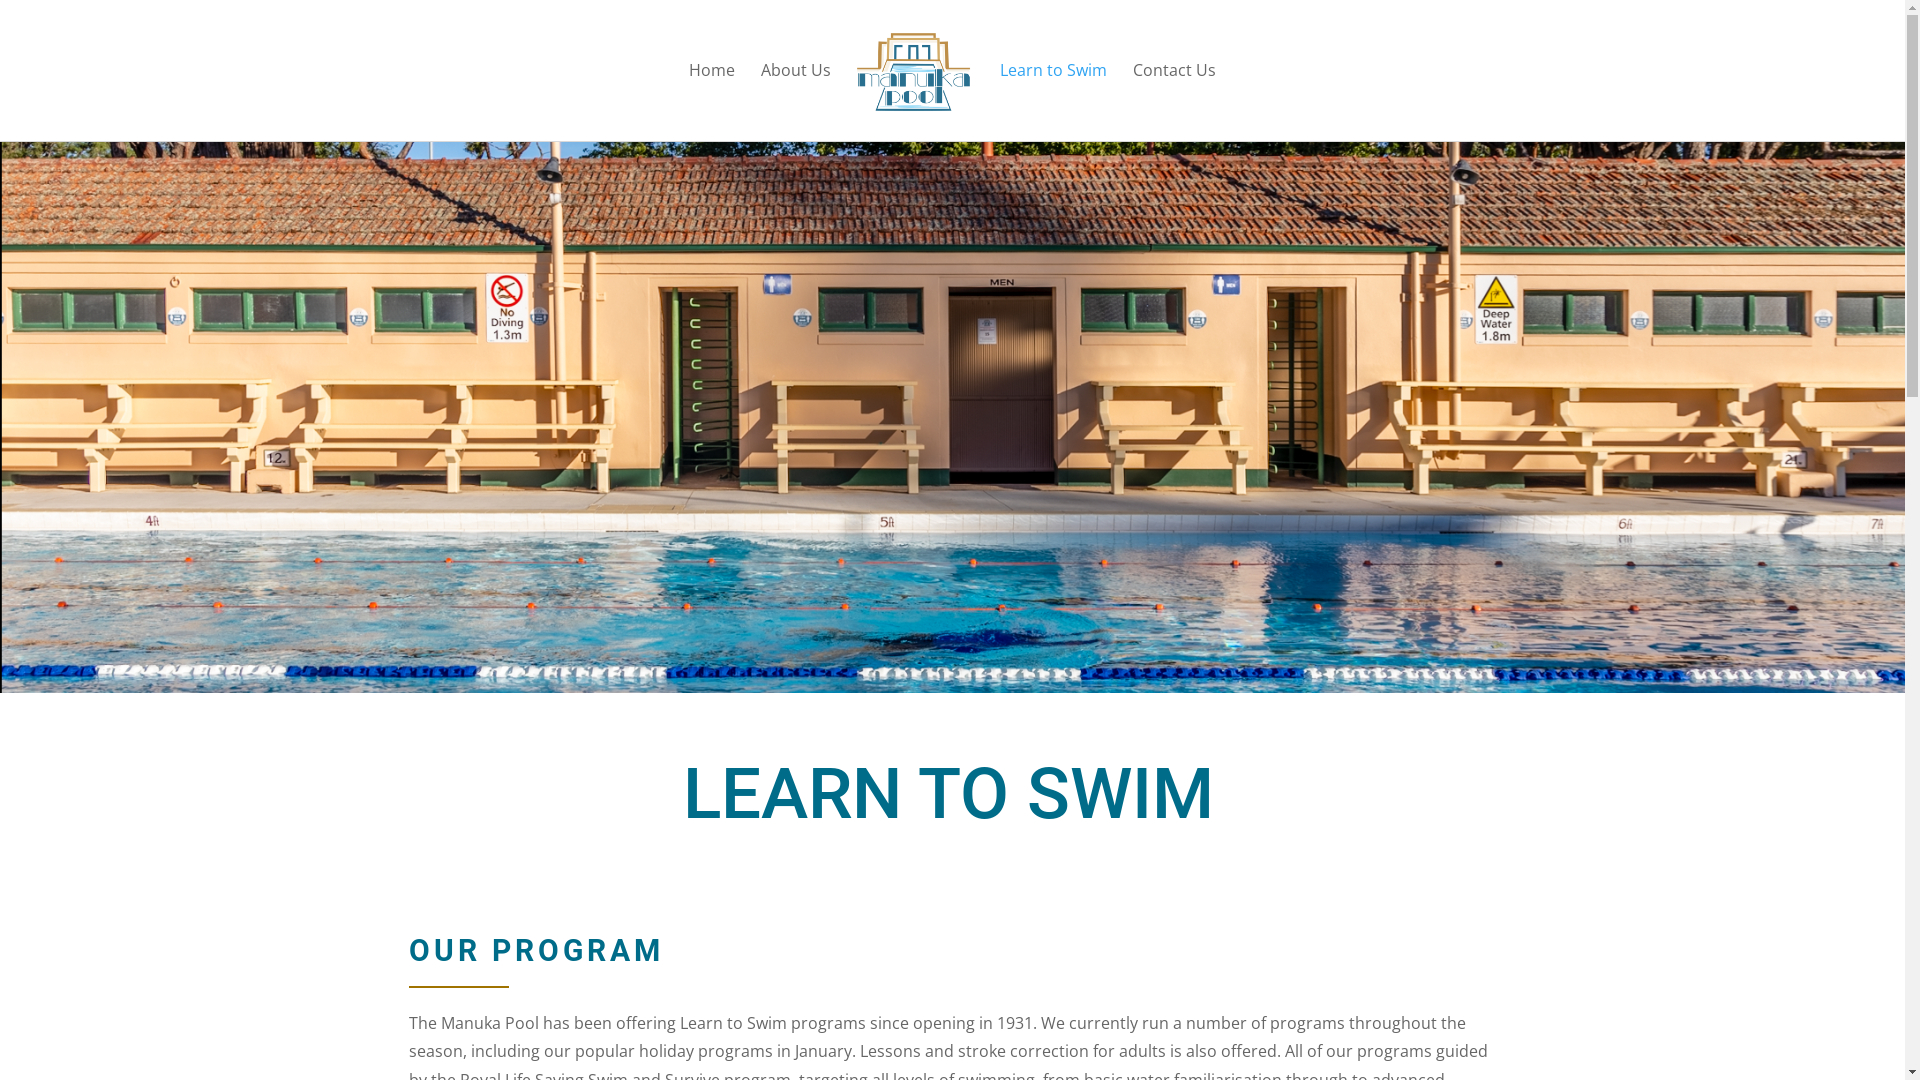 Image resolution: width=1920 pixels, height=1080 pixels. Describe the element at coordinates (711, 101) in the screenshot. I see `'Home'` at that location.